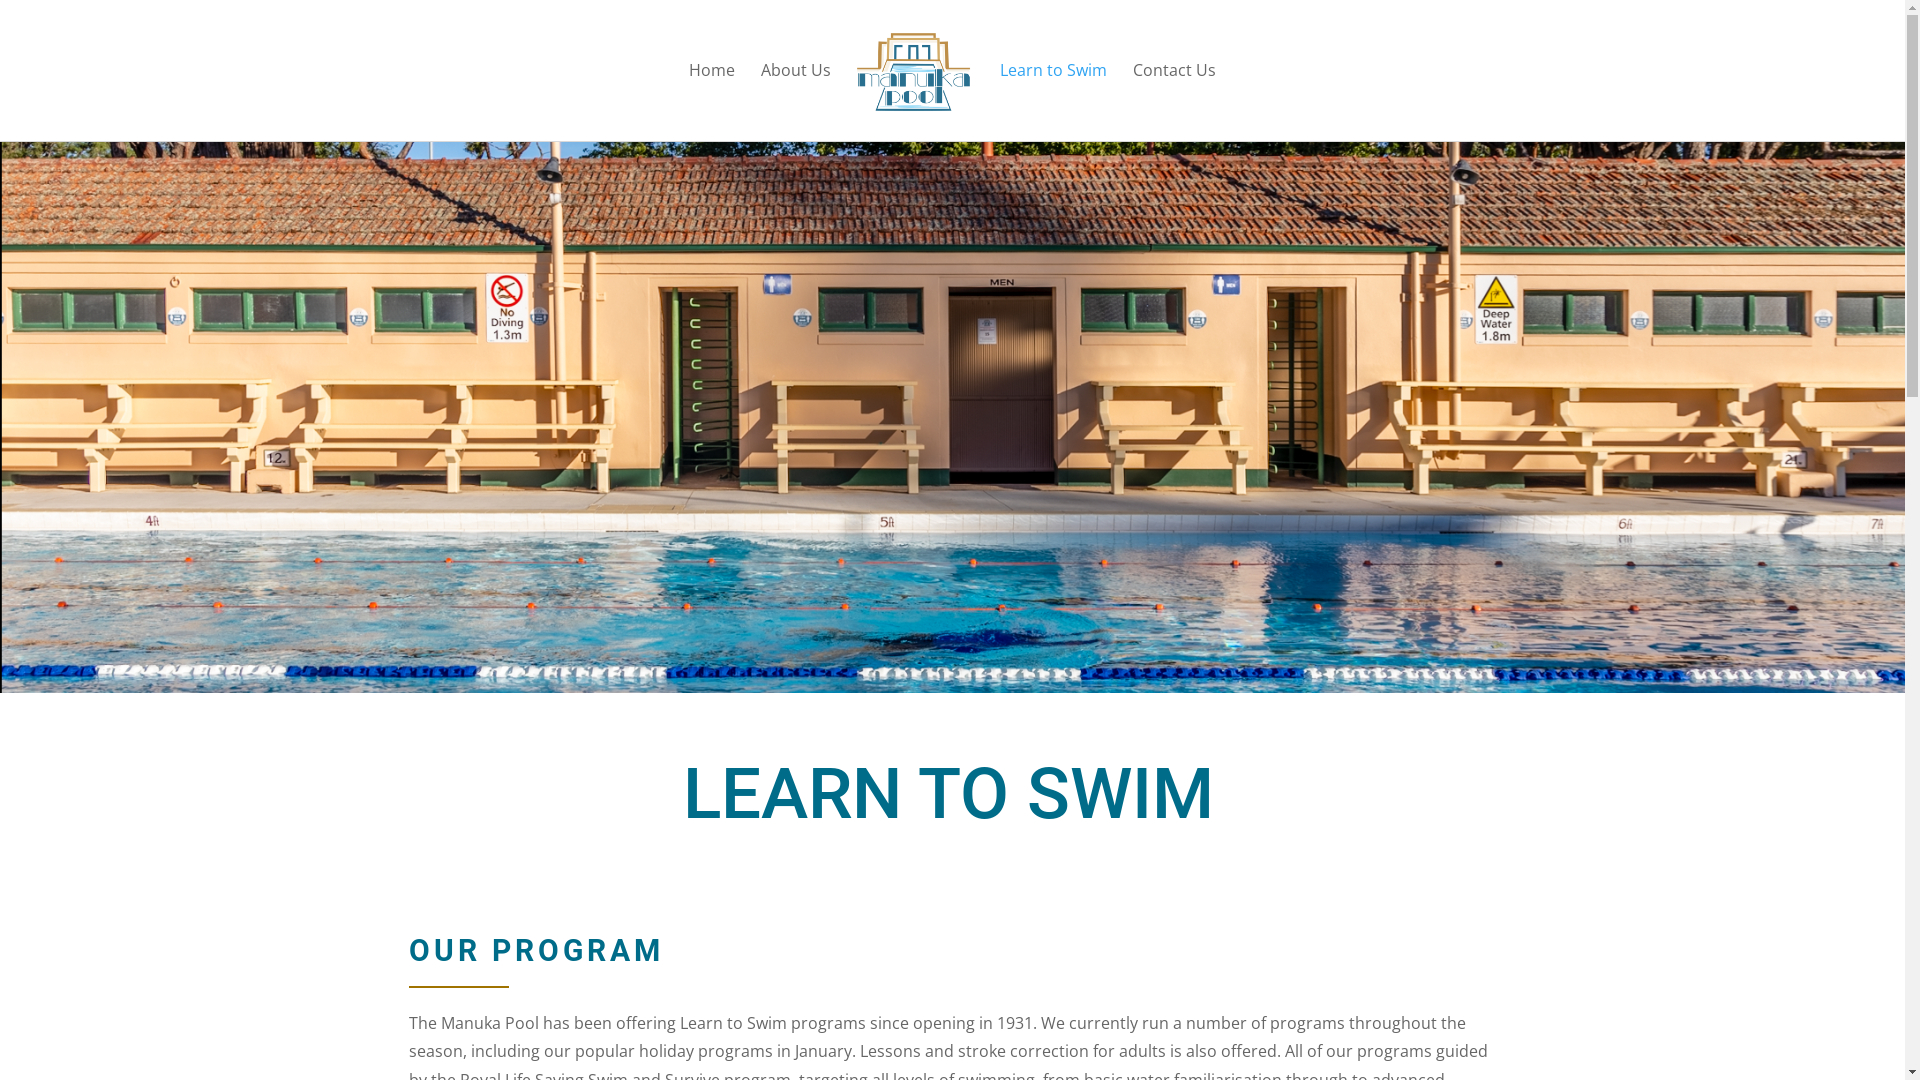 Image resolution: width=1920 pixels, height=1080 pixels. Describe the element at coordinates (711, 101) in the screenshot. I see `'Home'` at that location.